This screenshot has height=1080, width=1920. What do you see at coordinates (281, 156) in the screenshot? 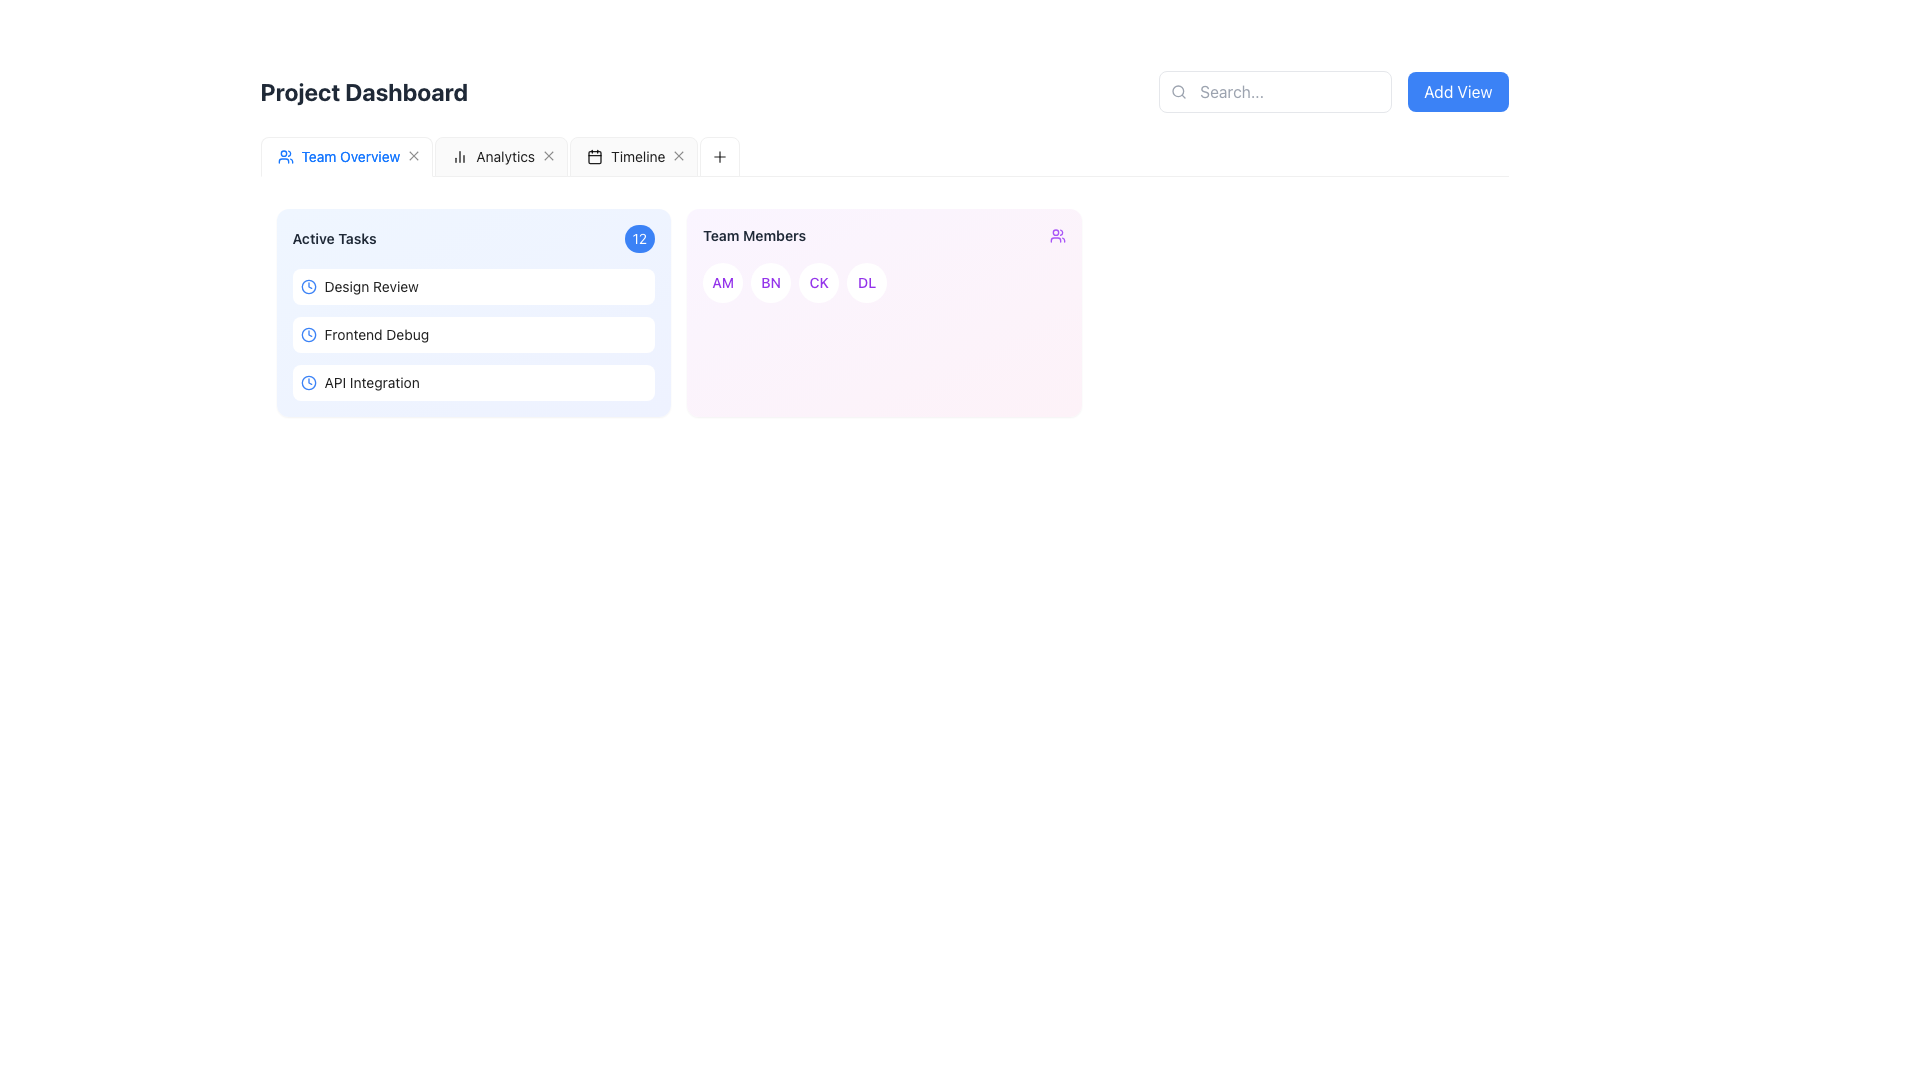
I see `the button that adds a new tab` at bounding box center [281, 156].